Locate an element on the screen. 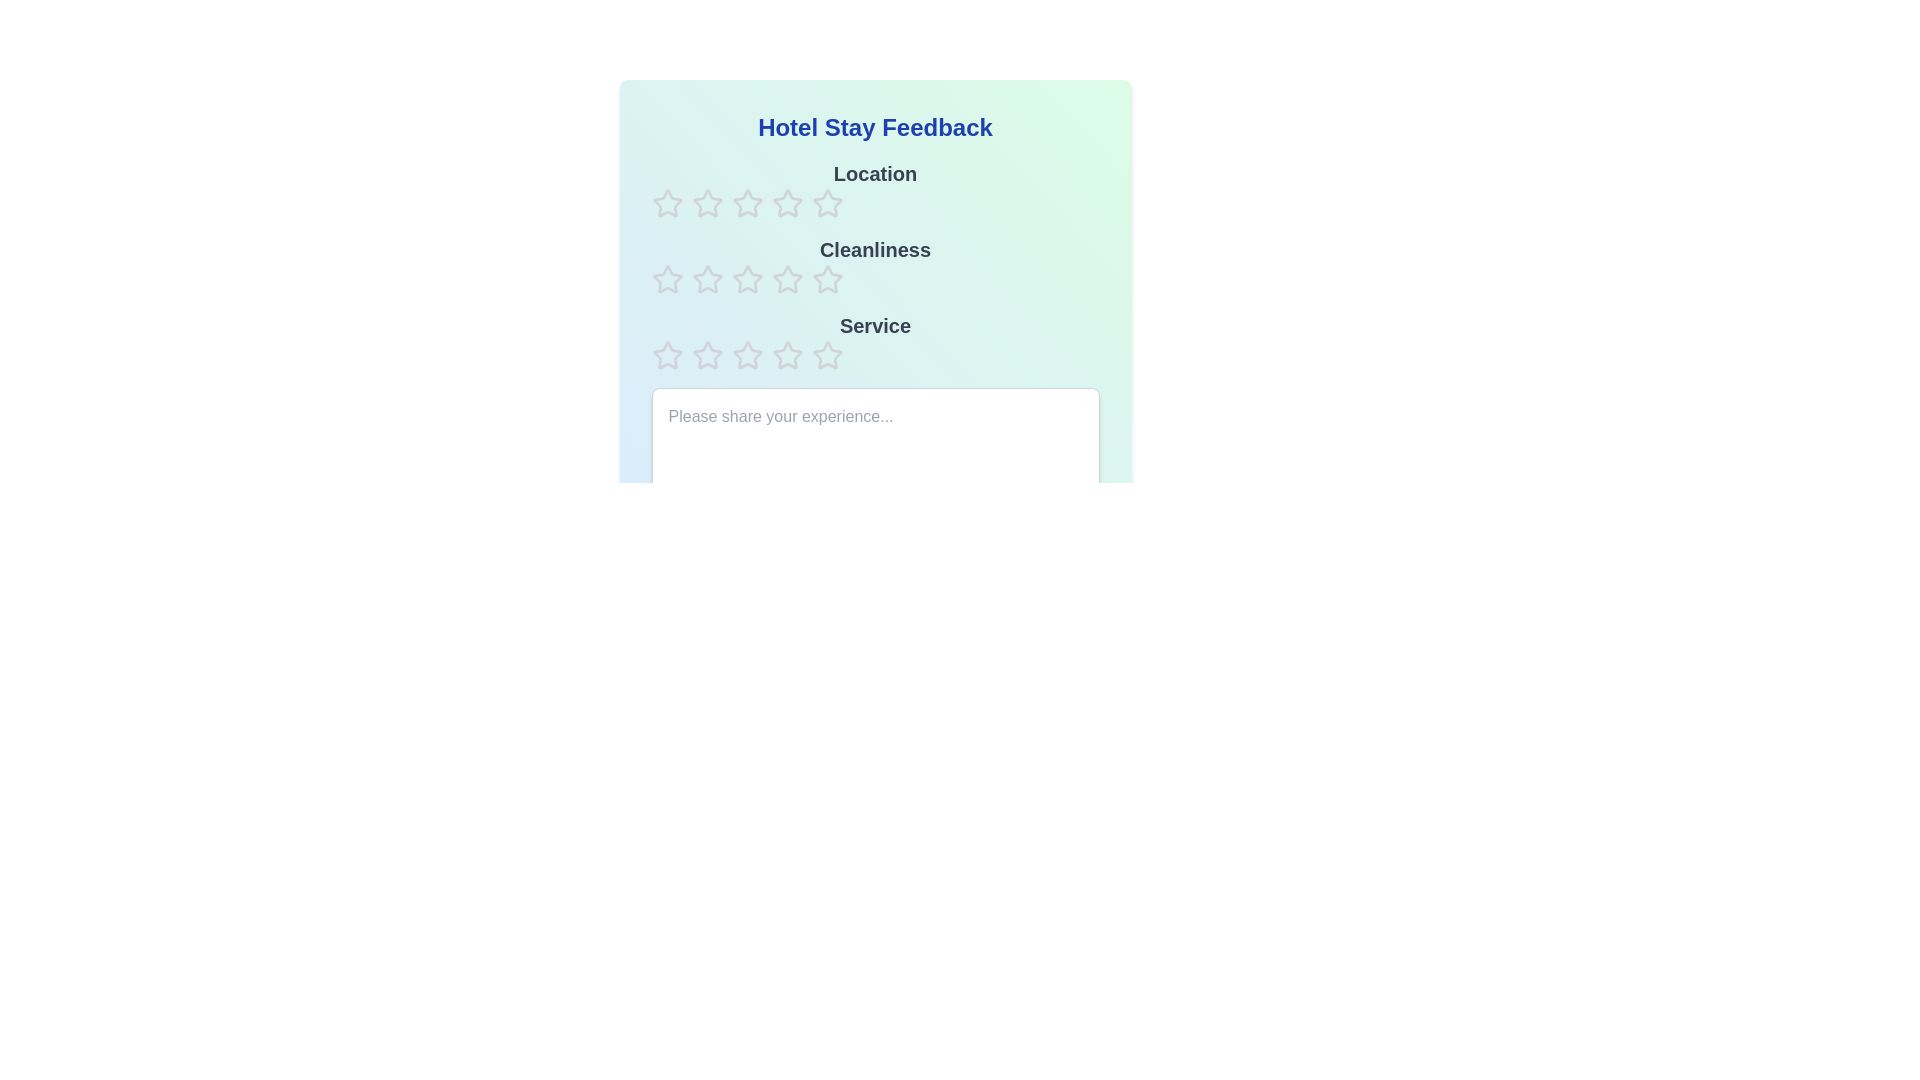 This screenshot has height=1080, width=1920. the 'Location' text label, which is a bold header positioned above the star icons in the feedback form interface is located at coordinates (875, 189).